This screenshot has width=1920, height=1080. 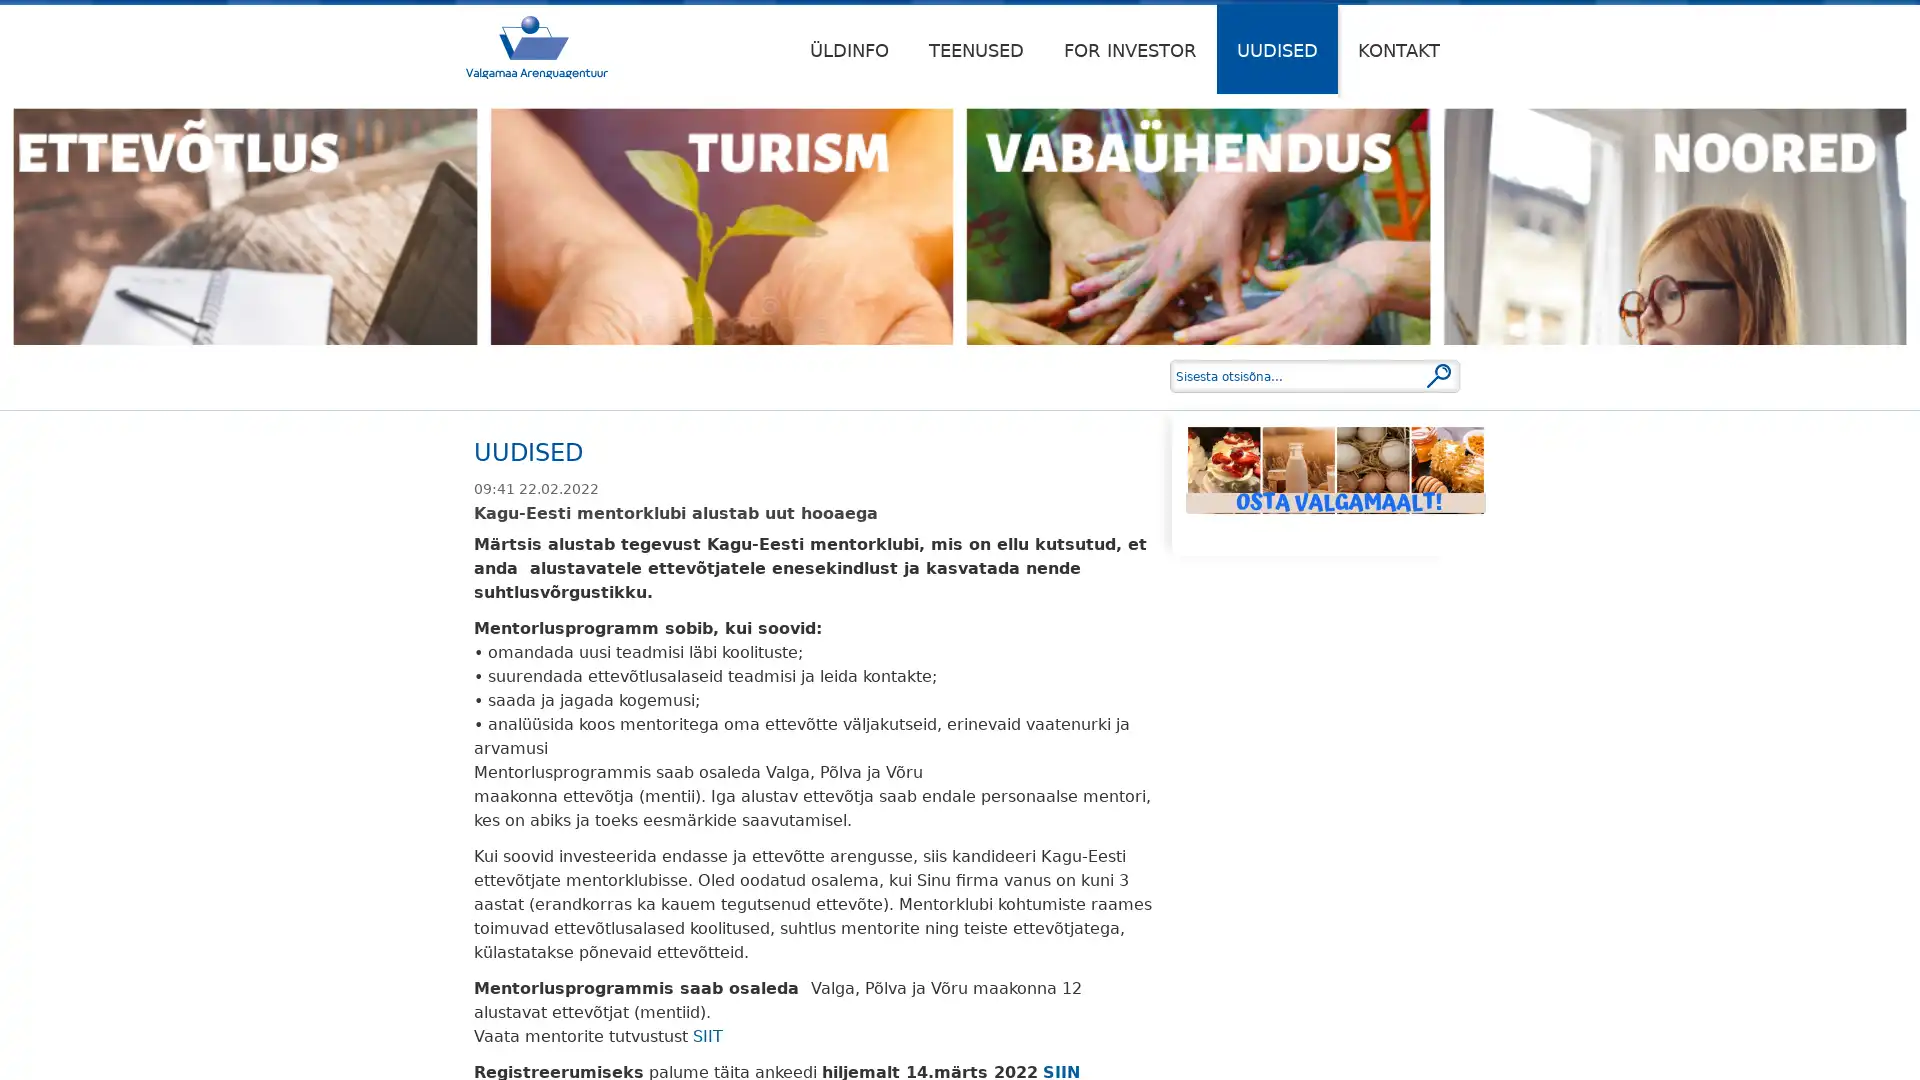 I want to click on Otsi, so click(x=1438, y=375).